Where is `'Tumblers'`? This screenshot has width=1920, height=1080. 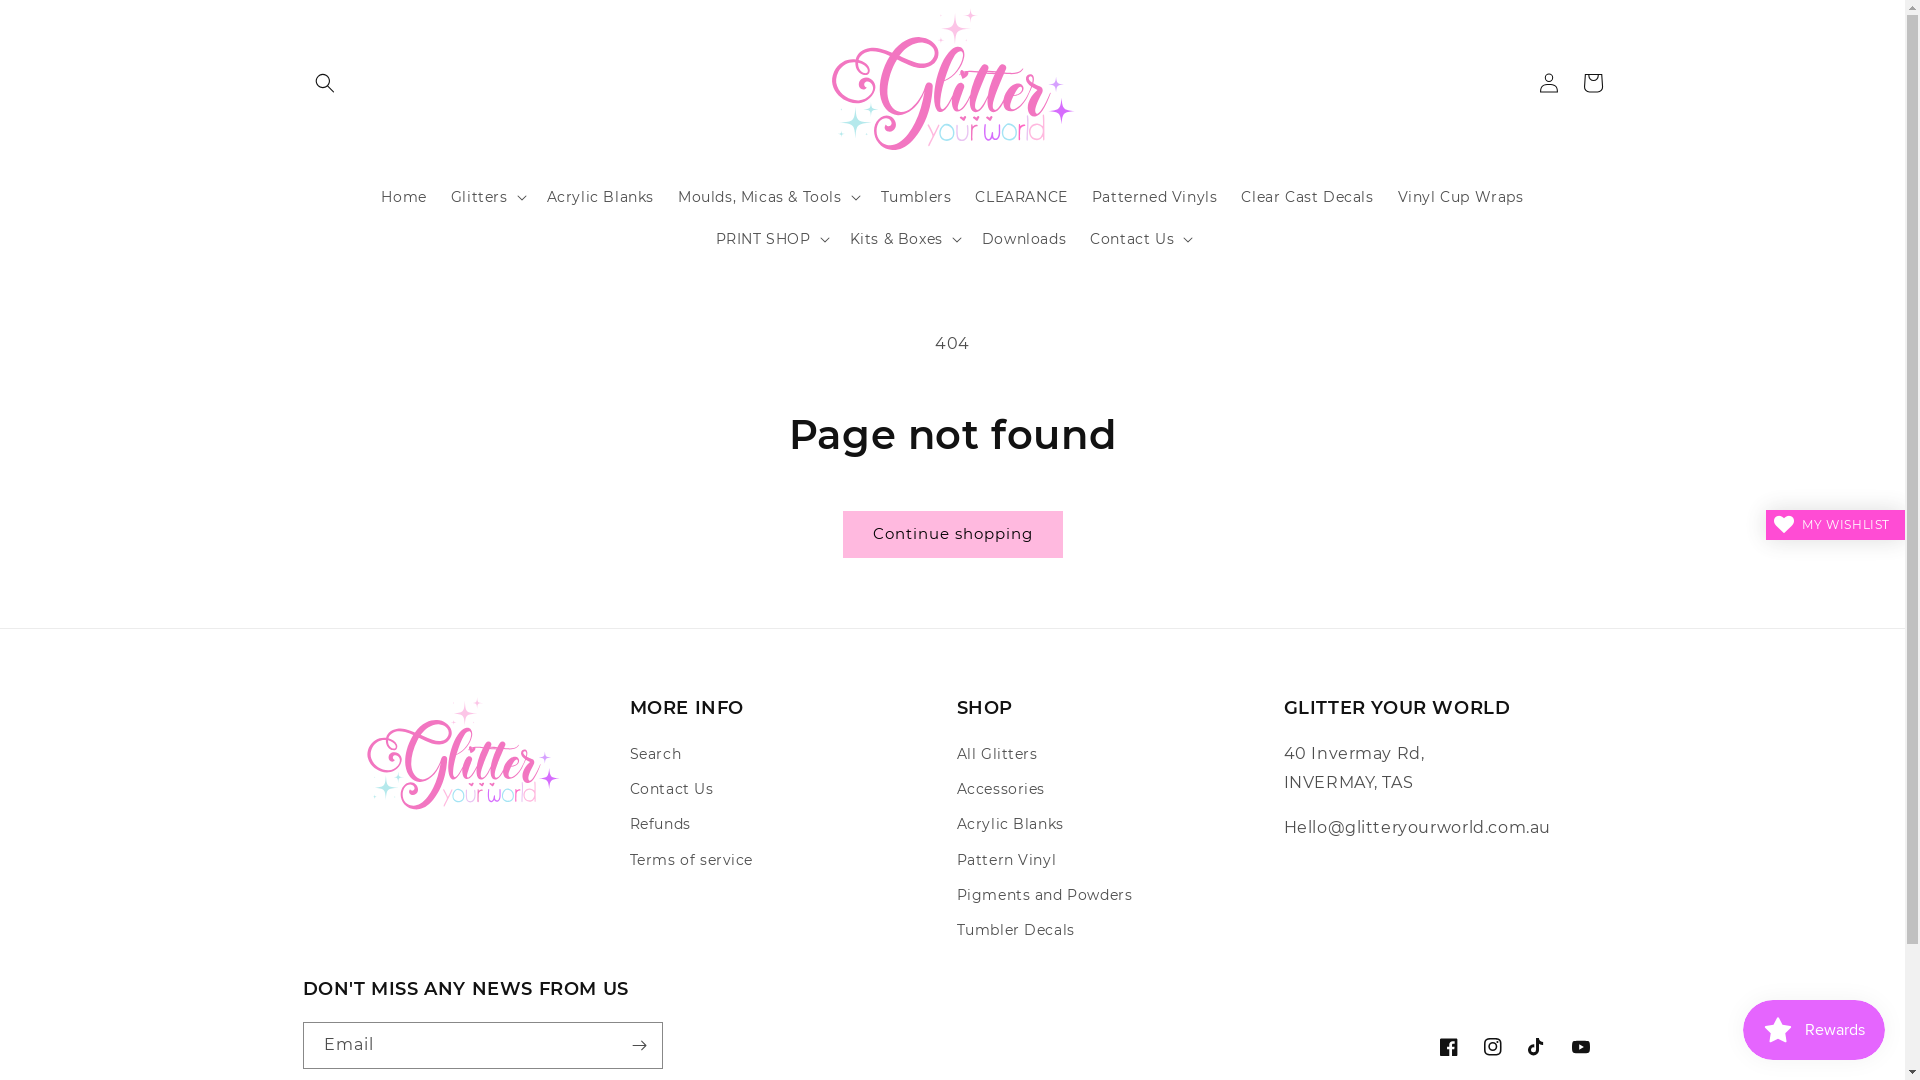
'Tumblers' is located at coordinates (915, 196).